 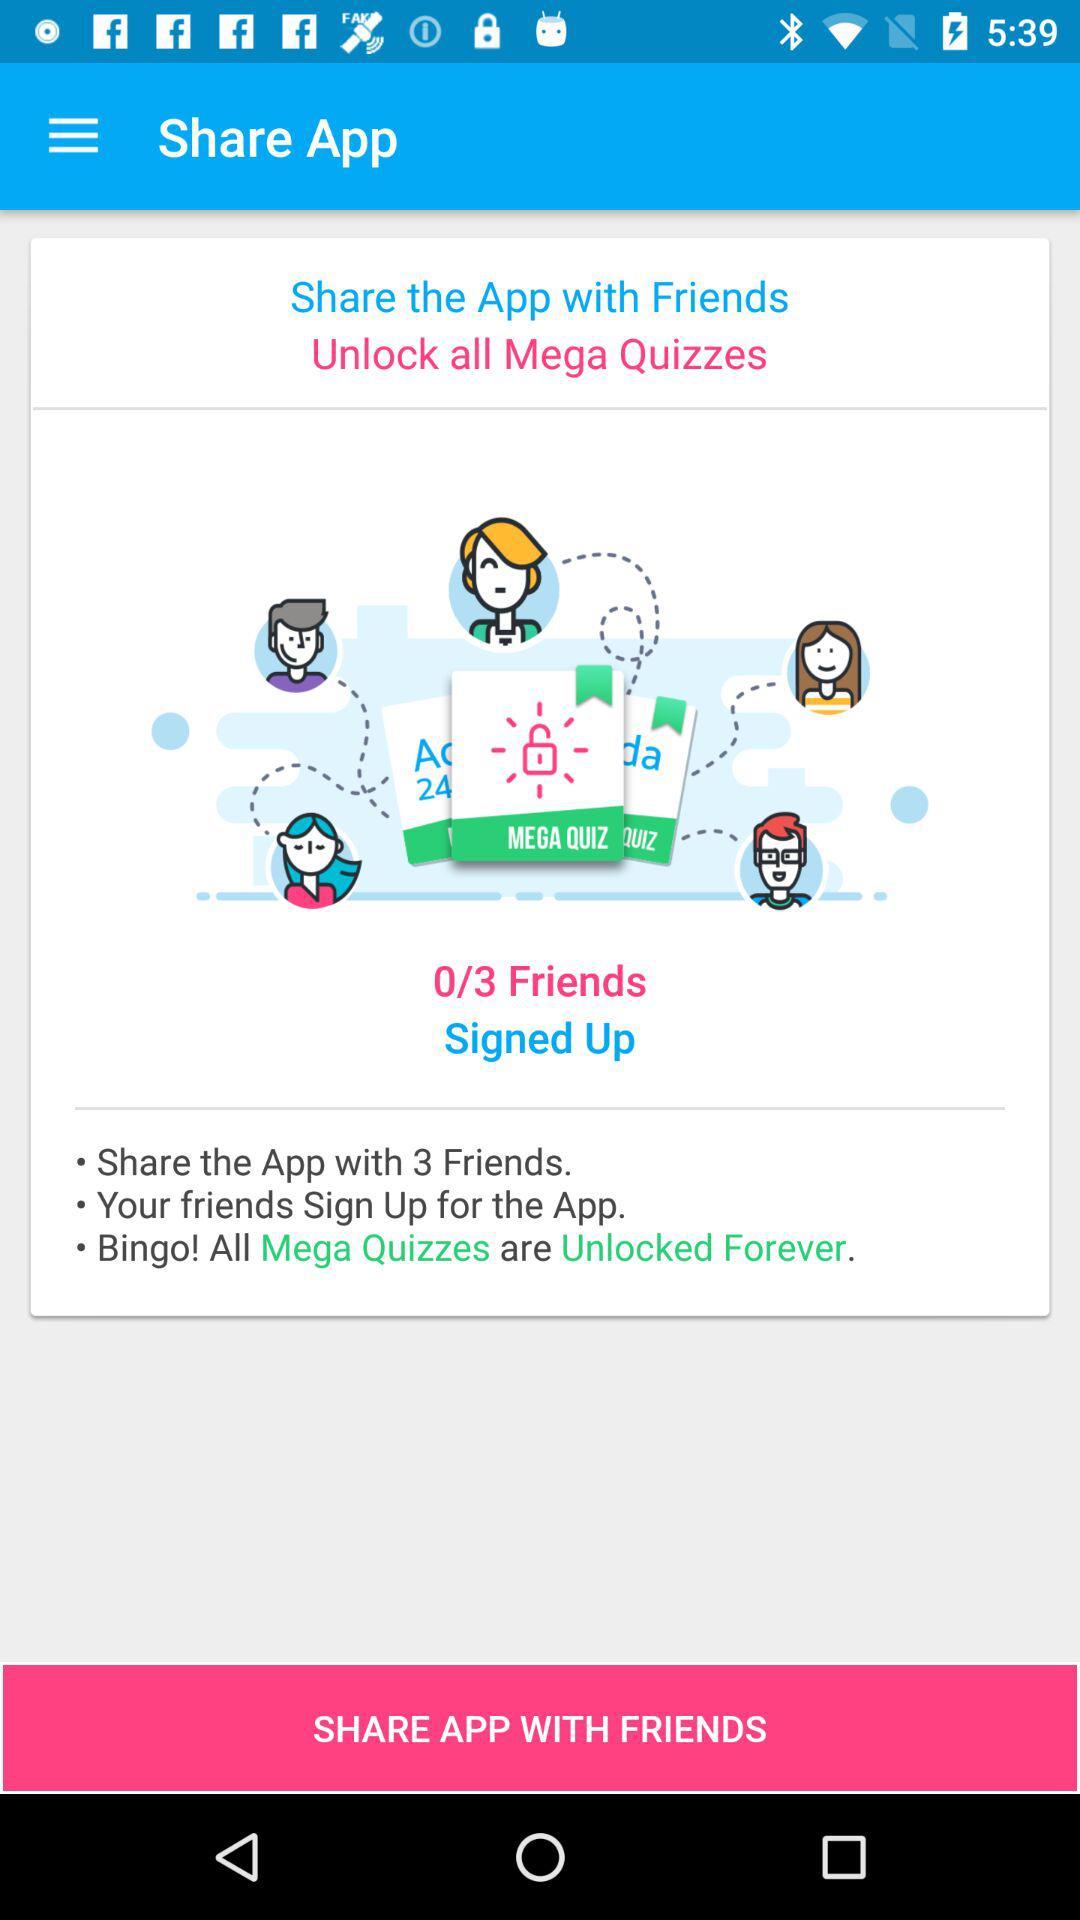 I want to click on item next to share app icon, so click(x=72, y=135).